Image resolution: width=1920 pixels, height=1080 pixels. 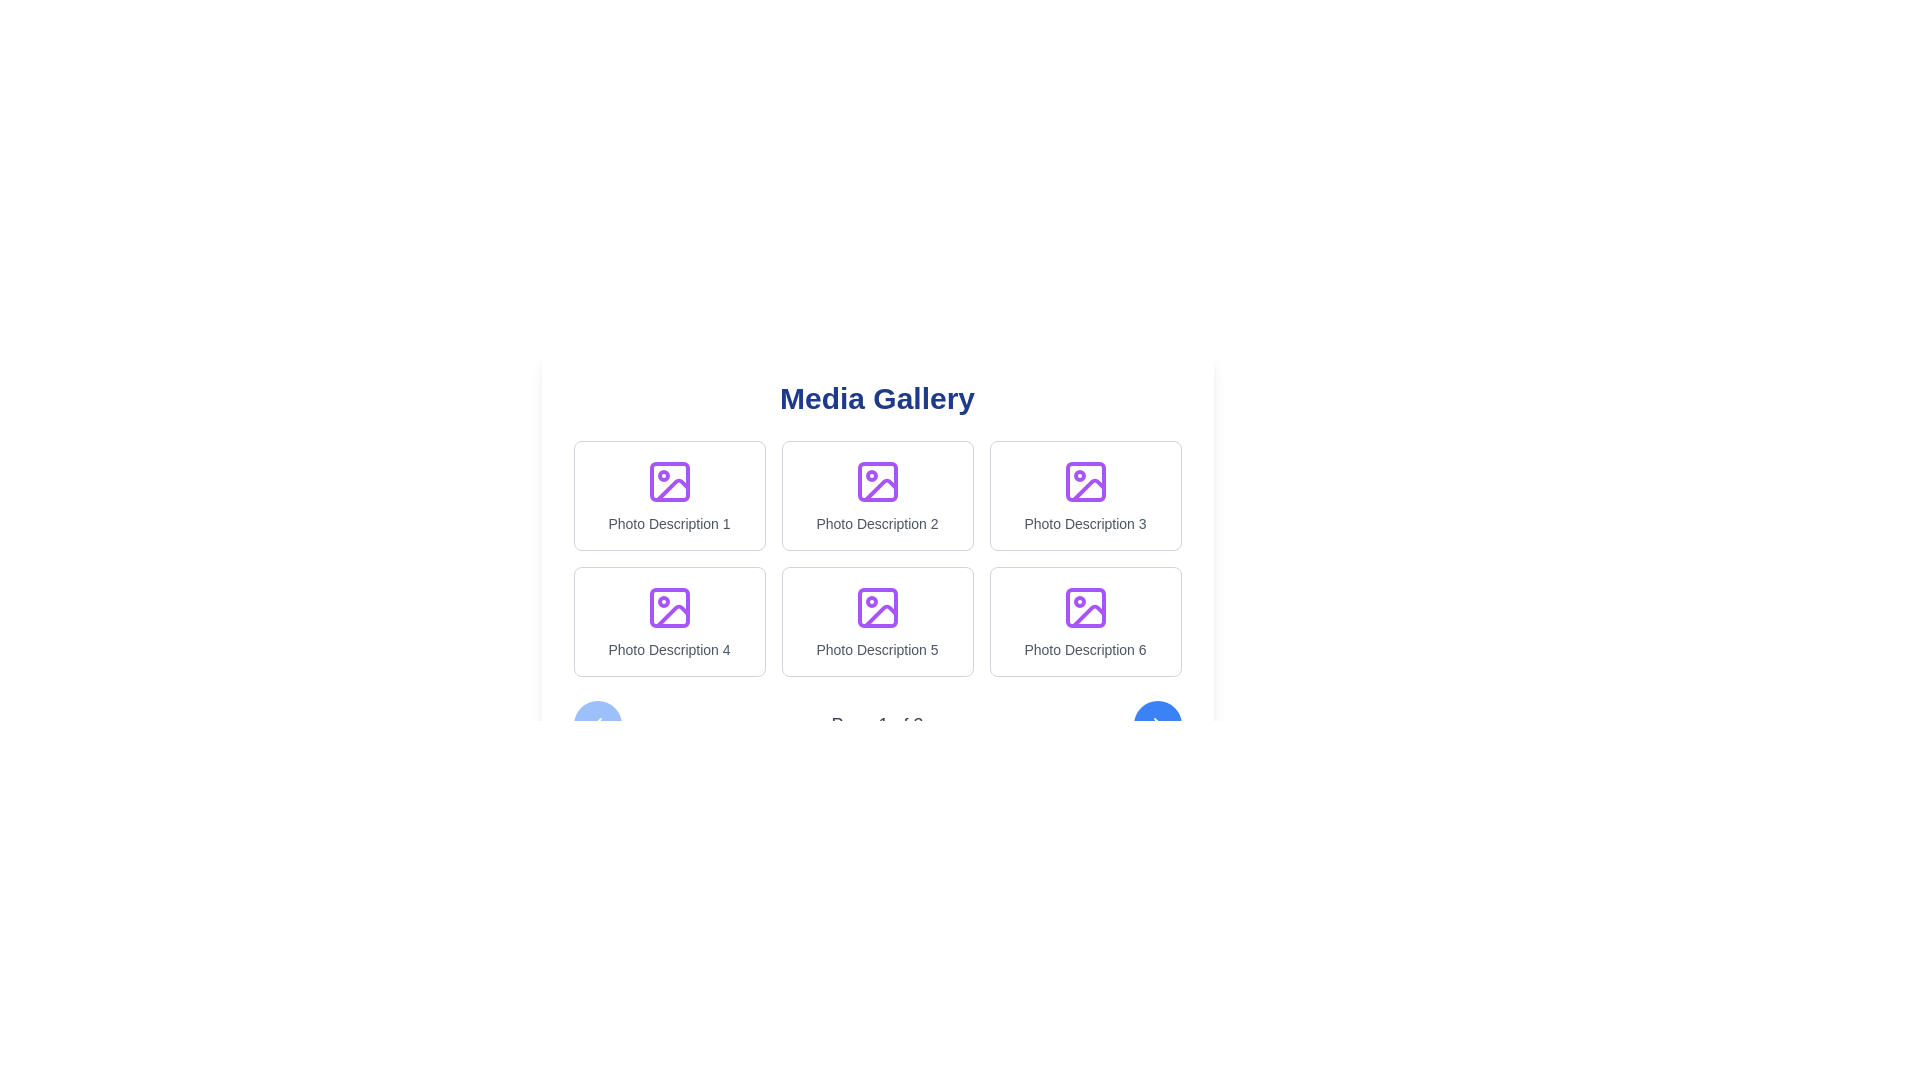 I want to click on the text label that displays the current page number and total pages, located at the horizontal center of the page, below the photo description elements, between two circular blue buttons, so click(x=877, y=725).